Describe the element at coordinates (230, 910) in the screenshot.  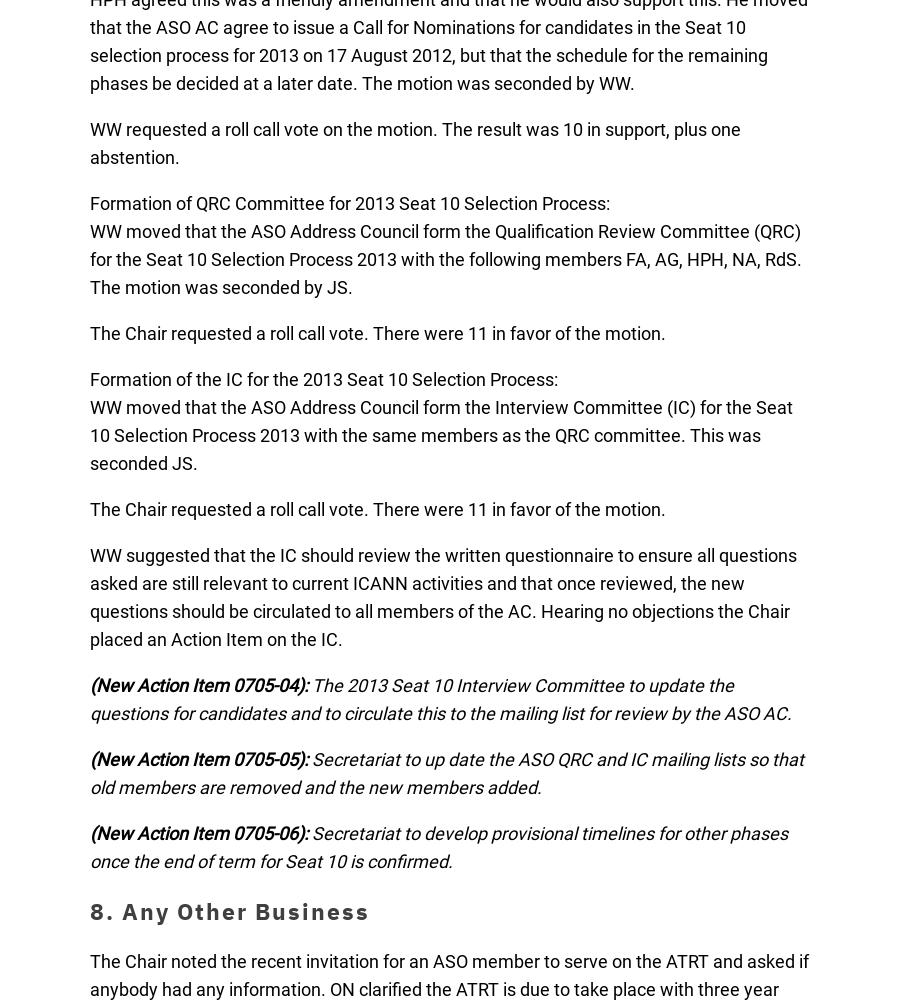
I see `'8. Any Other Business'` at that location.